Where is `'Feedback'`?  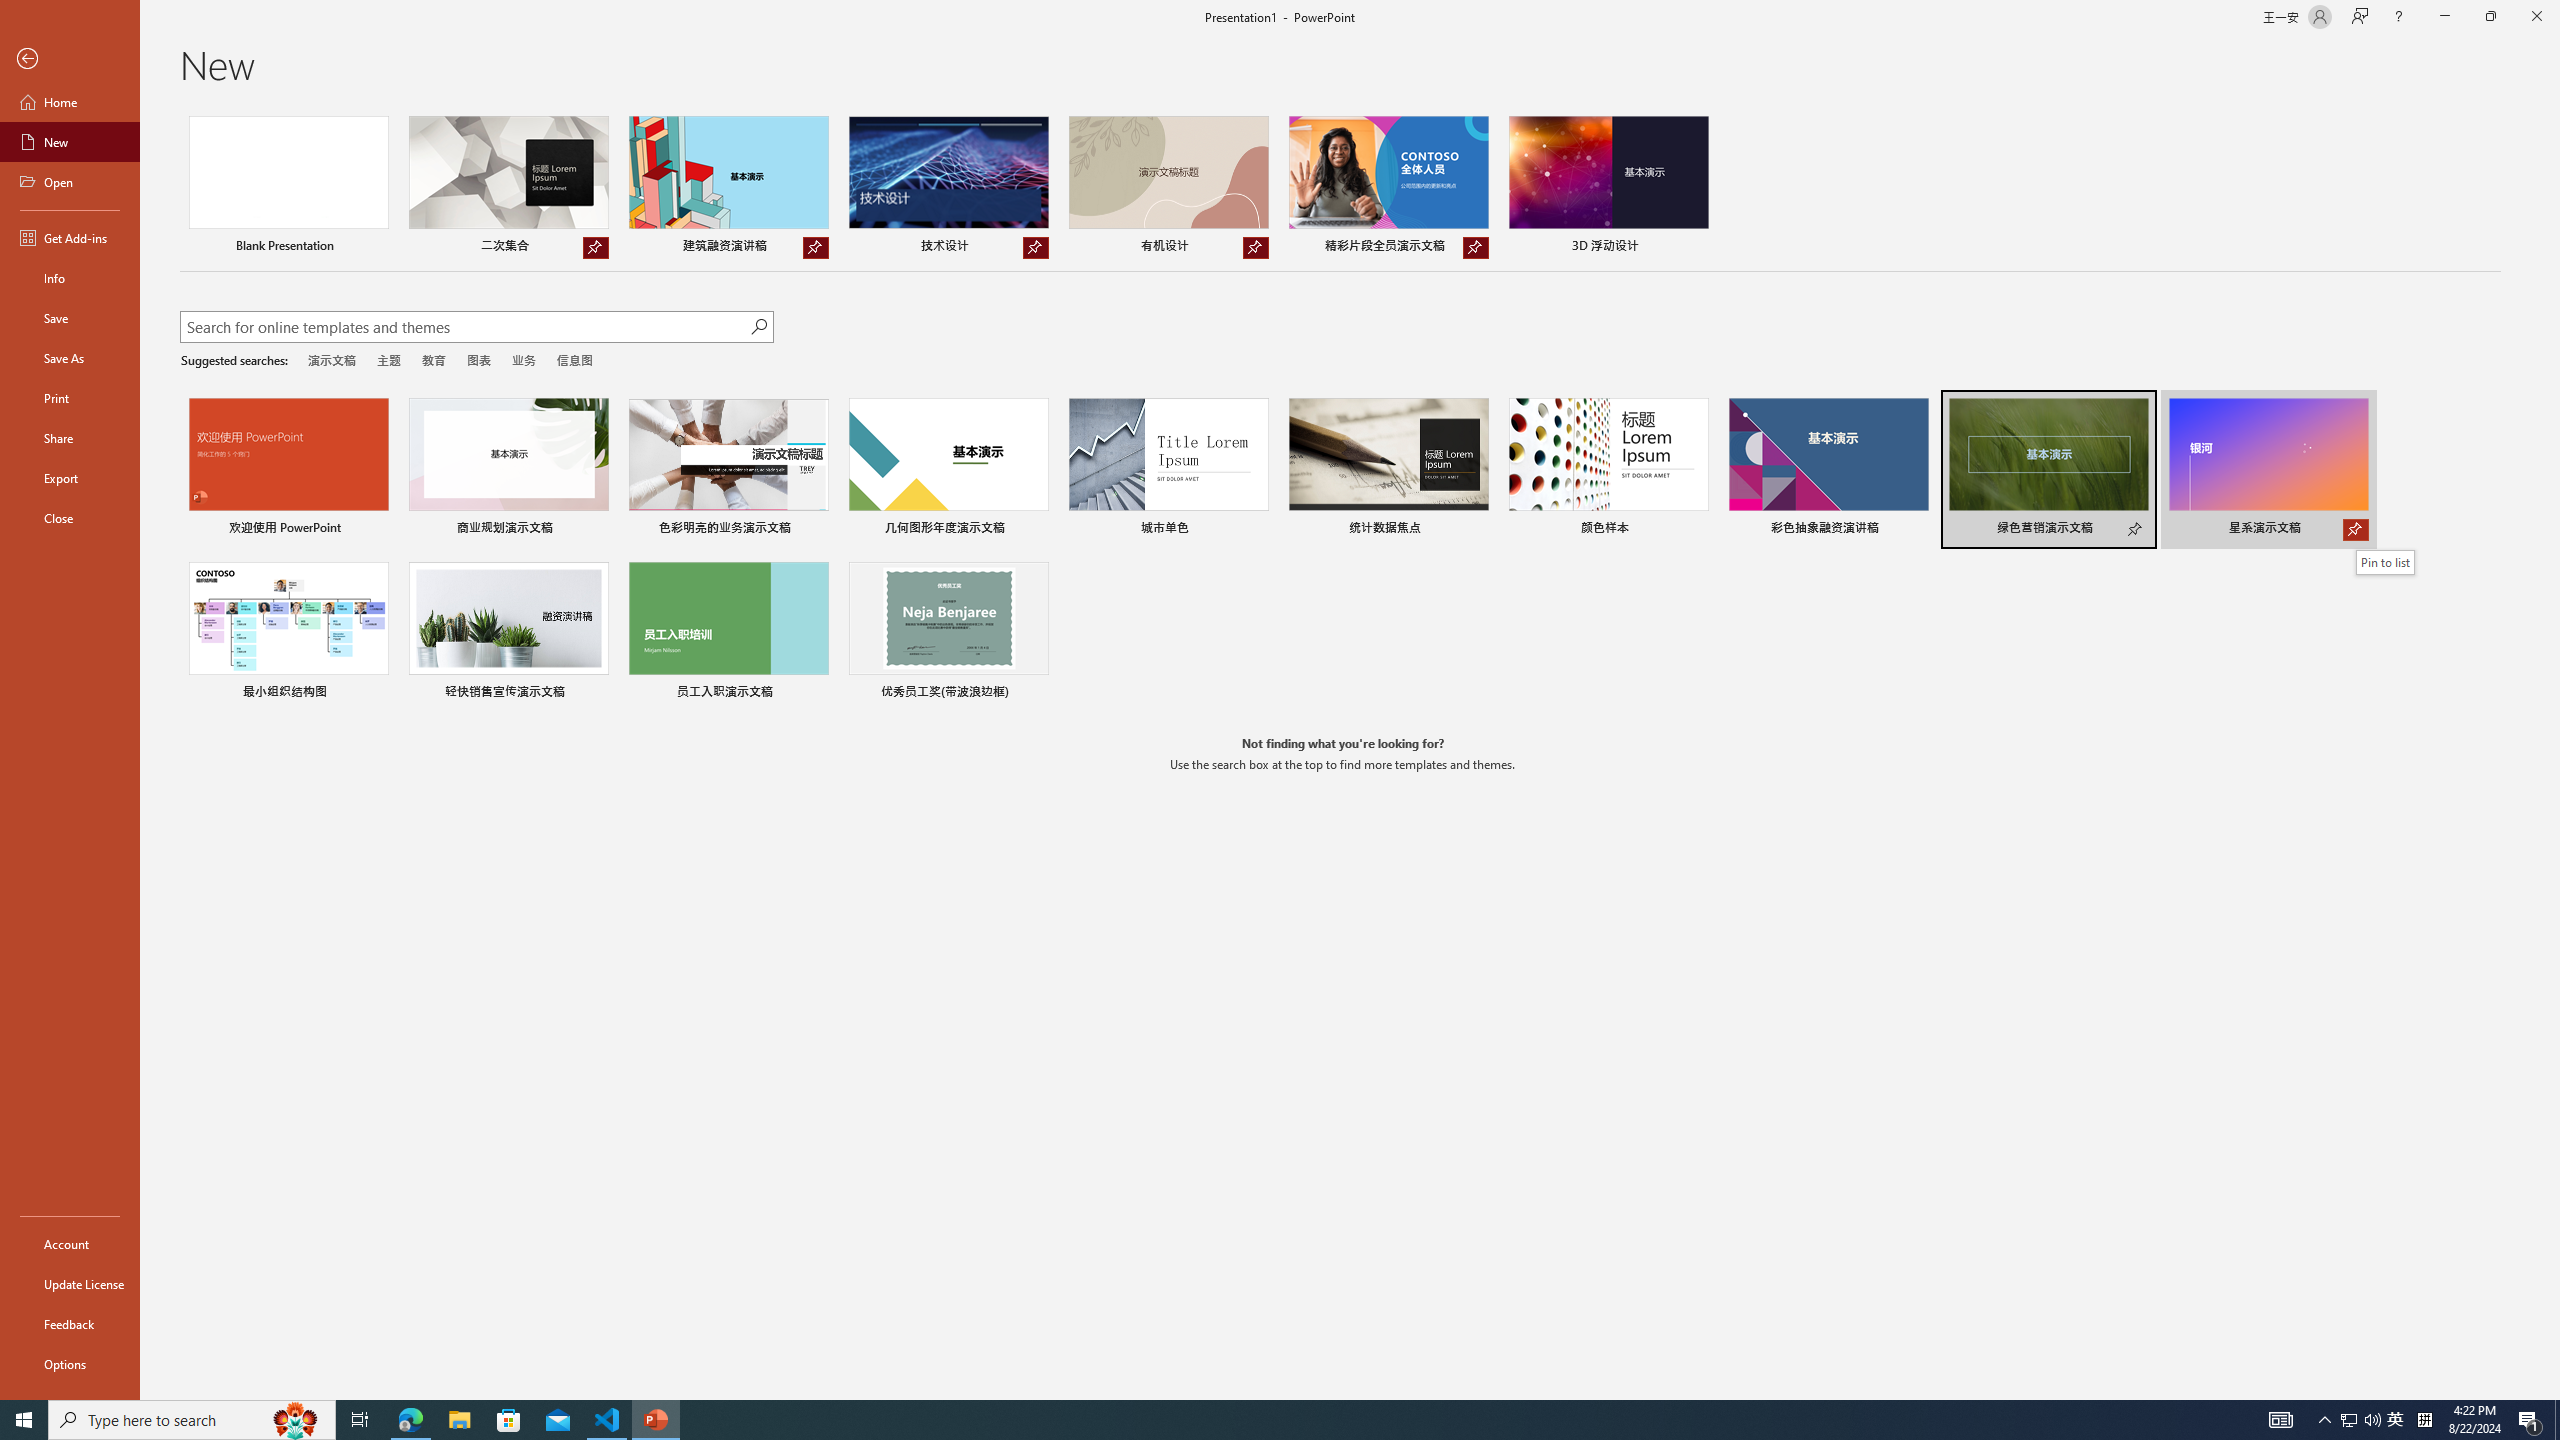
'Feedback' is located at coordinates (69, 1324).